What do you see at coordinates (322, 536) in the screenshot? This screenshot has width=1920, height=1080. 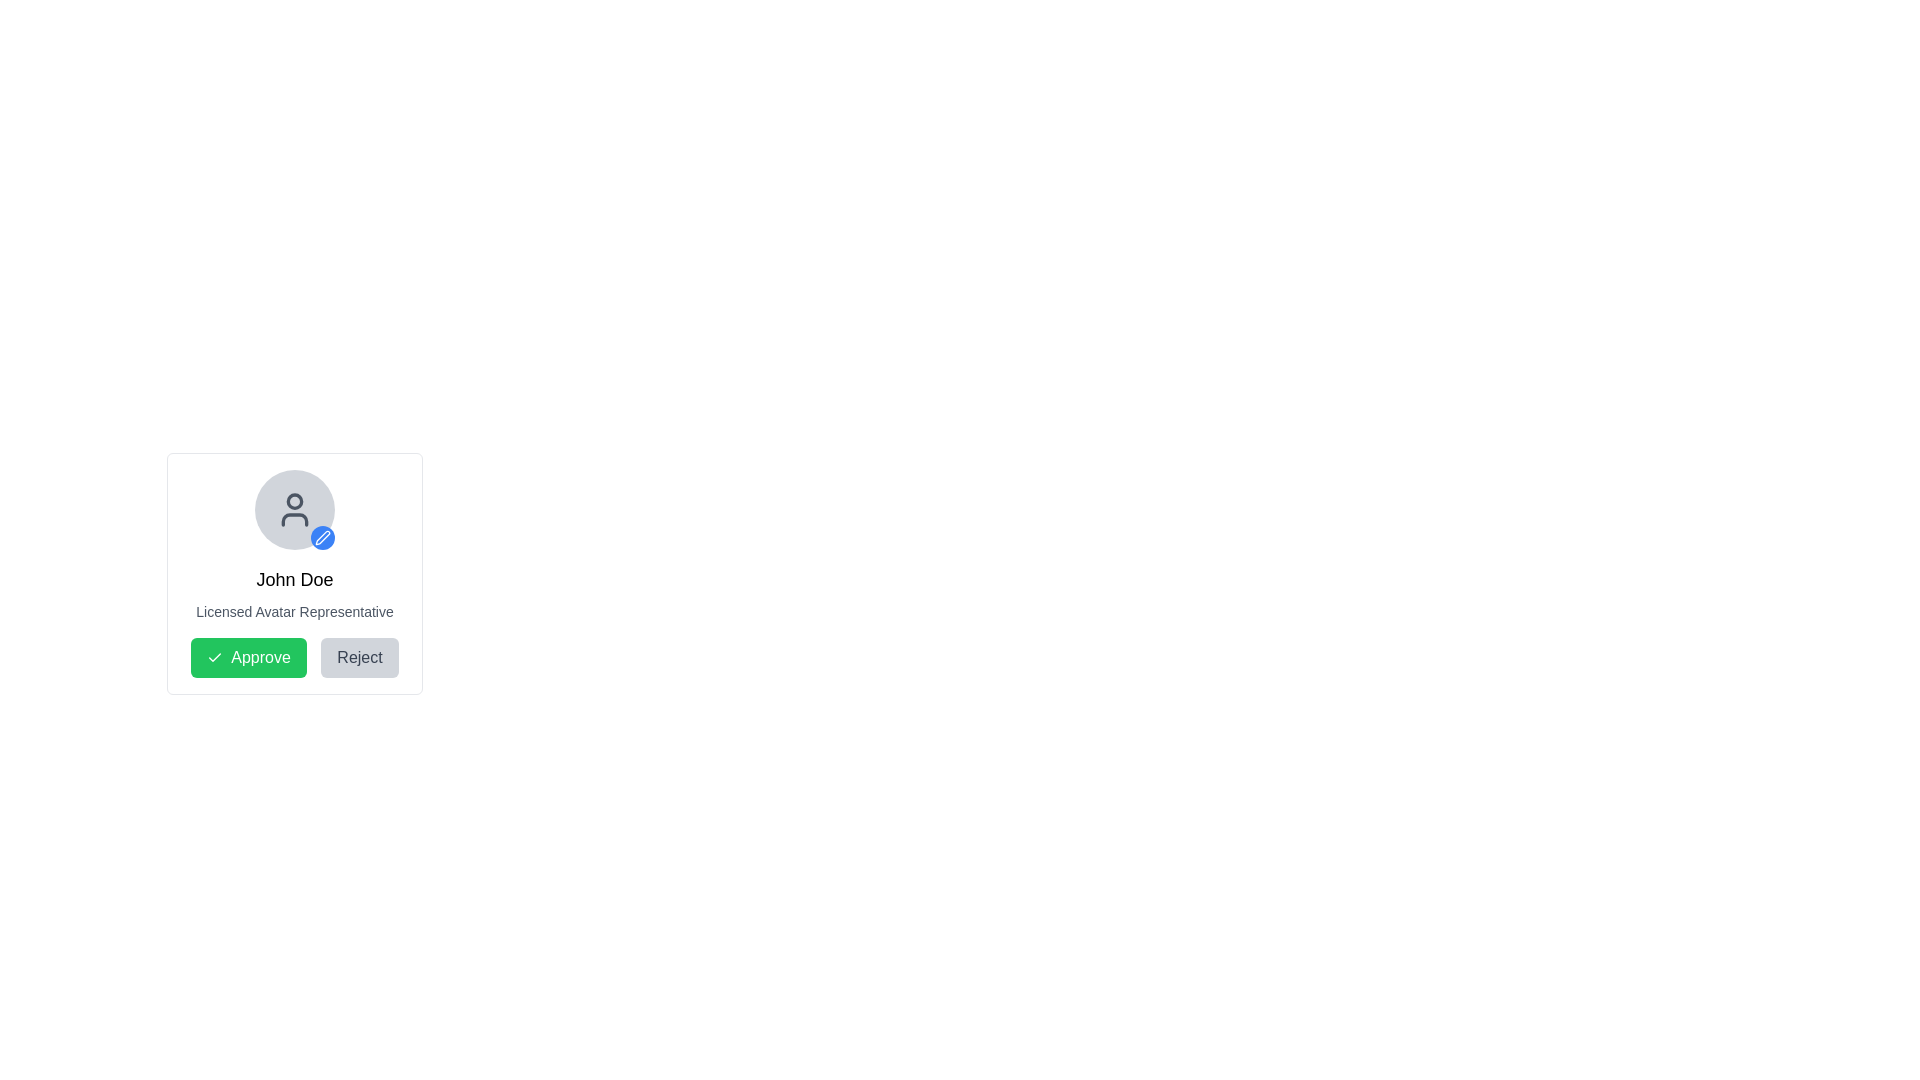 I see `the edit icon button located at the bottom-right corner of the circular avatar graphic` at bounding box center [322, 536].